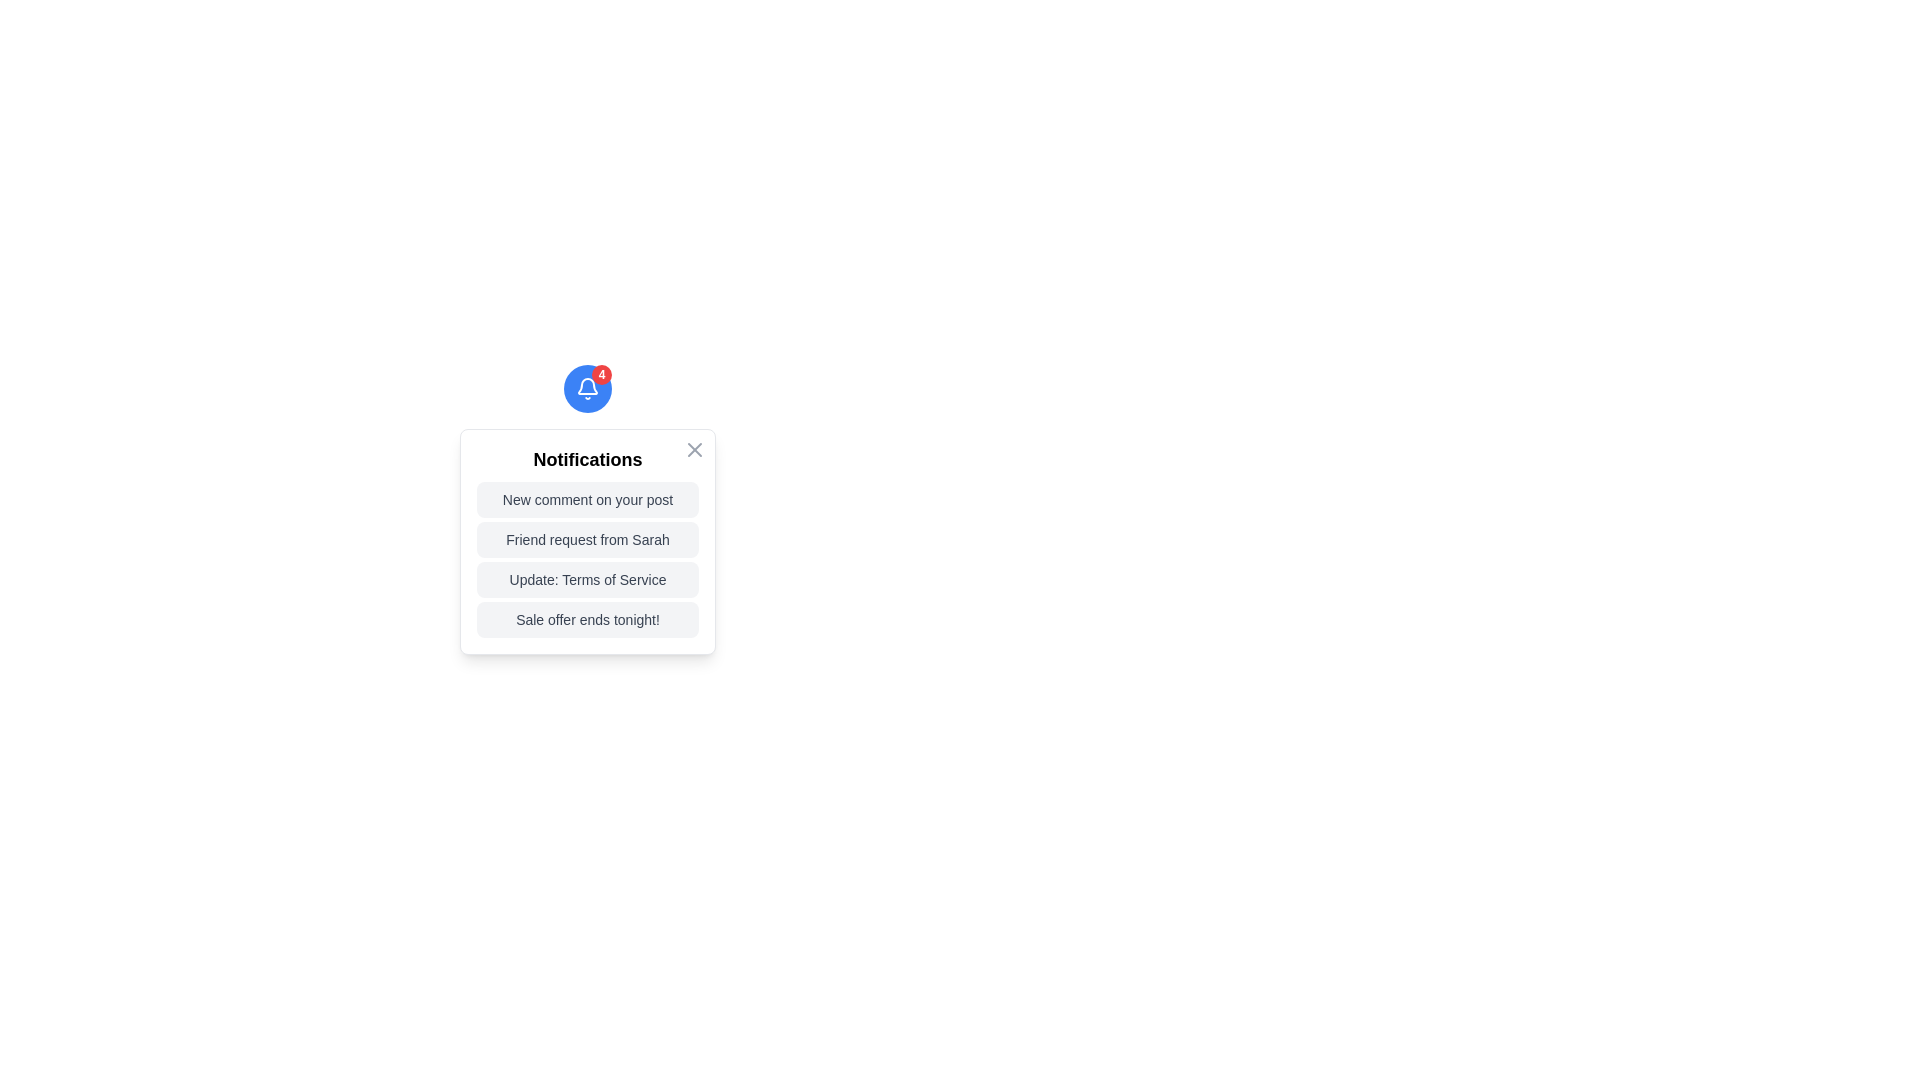 This screenshot has width=1920, height=1080. Describe the element at coordinates (695, 450) in the screenshot. I see `the small 'X' icon button in the top-right corner of the notification card to change its color` at that location.